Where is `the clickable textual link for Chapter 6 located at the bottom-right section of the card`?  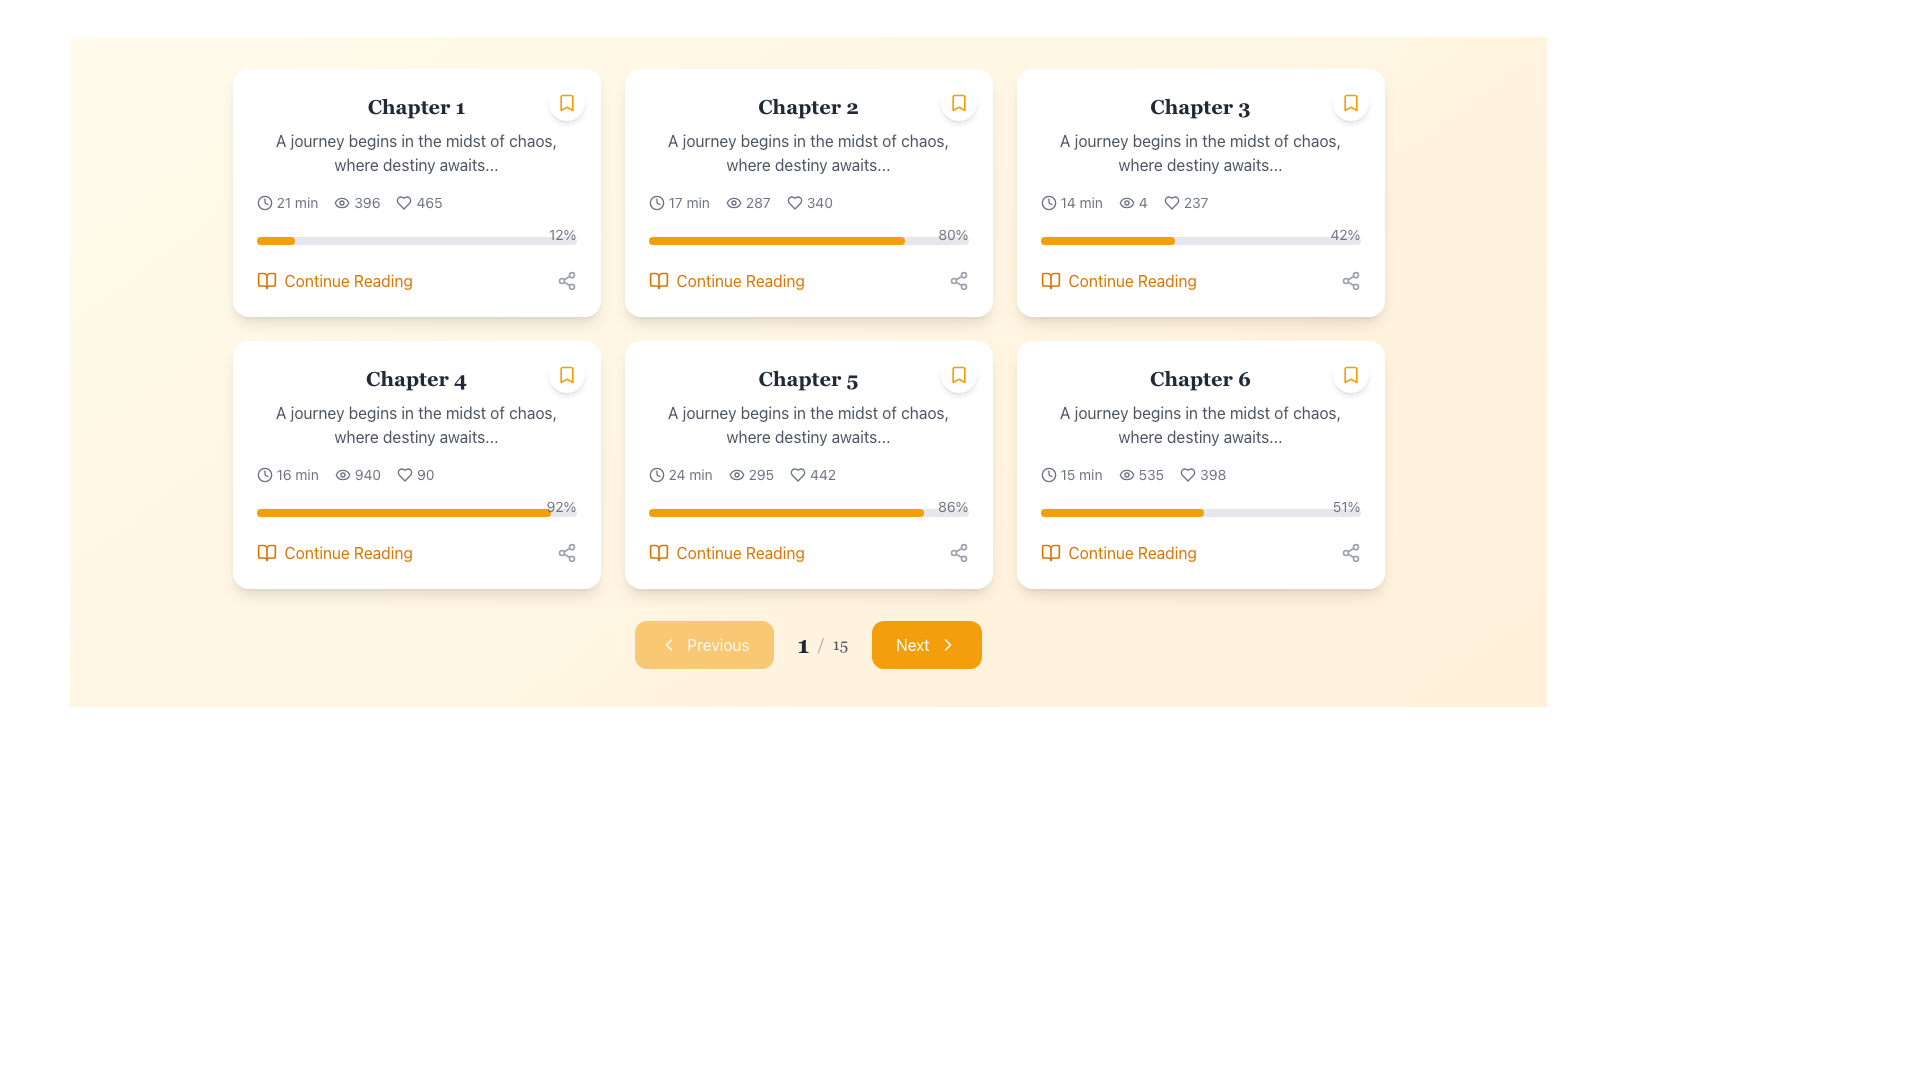 the clickable textual link for Chapter 6 located at the bottom-right section of the card is located at coordinates (1132, 552).